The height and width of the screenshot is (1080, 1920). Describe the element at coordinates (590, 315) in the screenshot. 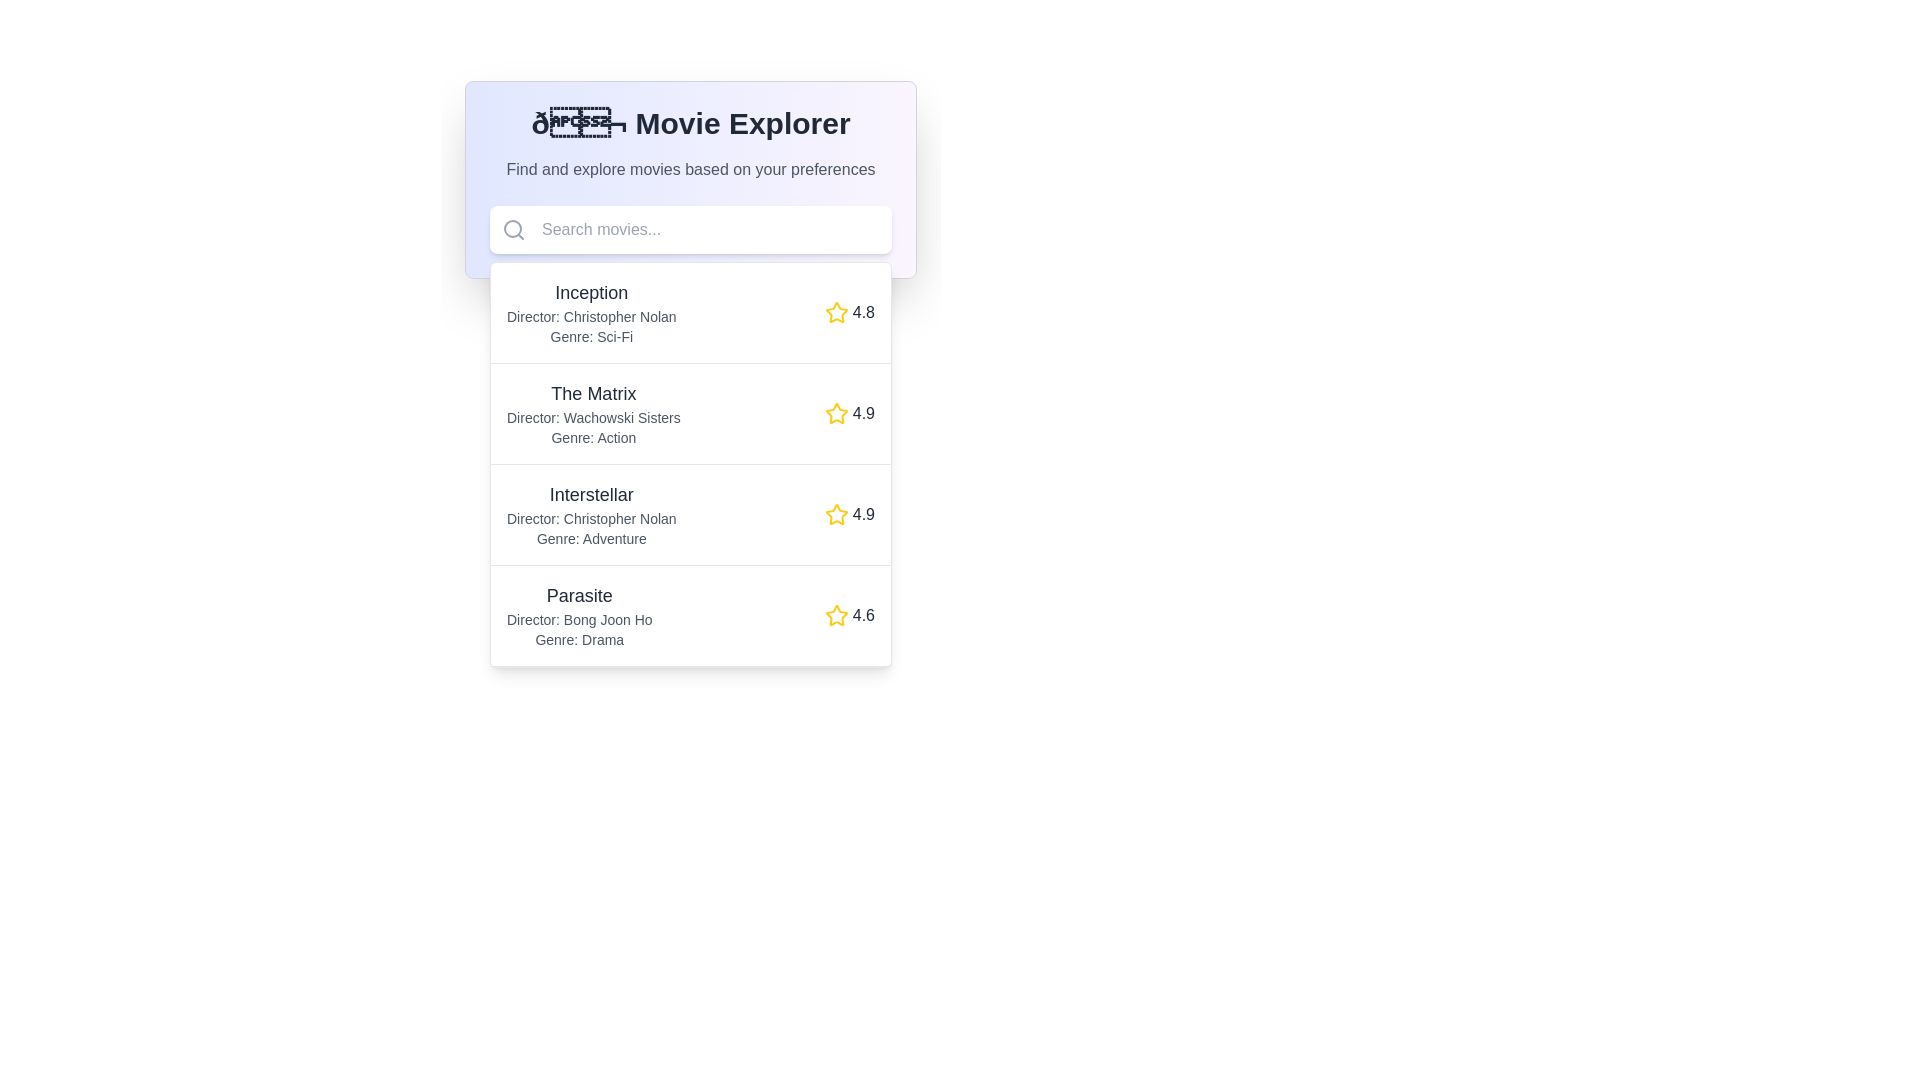

I see `the text label that displays the name of the director, 'Christopher Nolan', which is positioned below the title 'Inception' and above the genre 'Sci-Fi' in the 'Movie Explorer' section` at that location.